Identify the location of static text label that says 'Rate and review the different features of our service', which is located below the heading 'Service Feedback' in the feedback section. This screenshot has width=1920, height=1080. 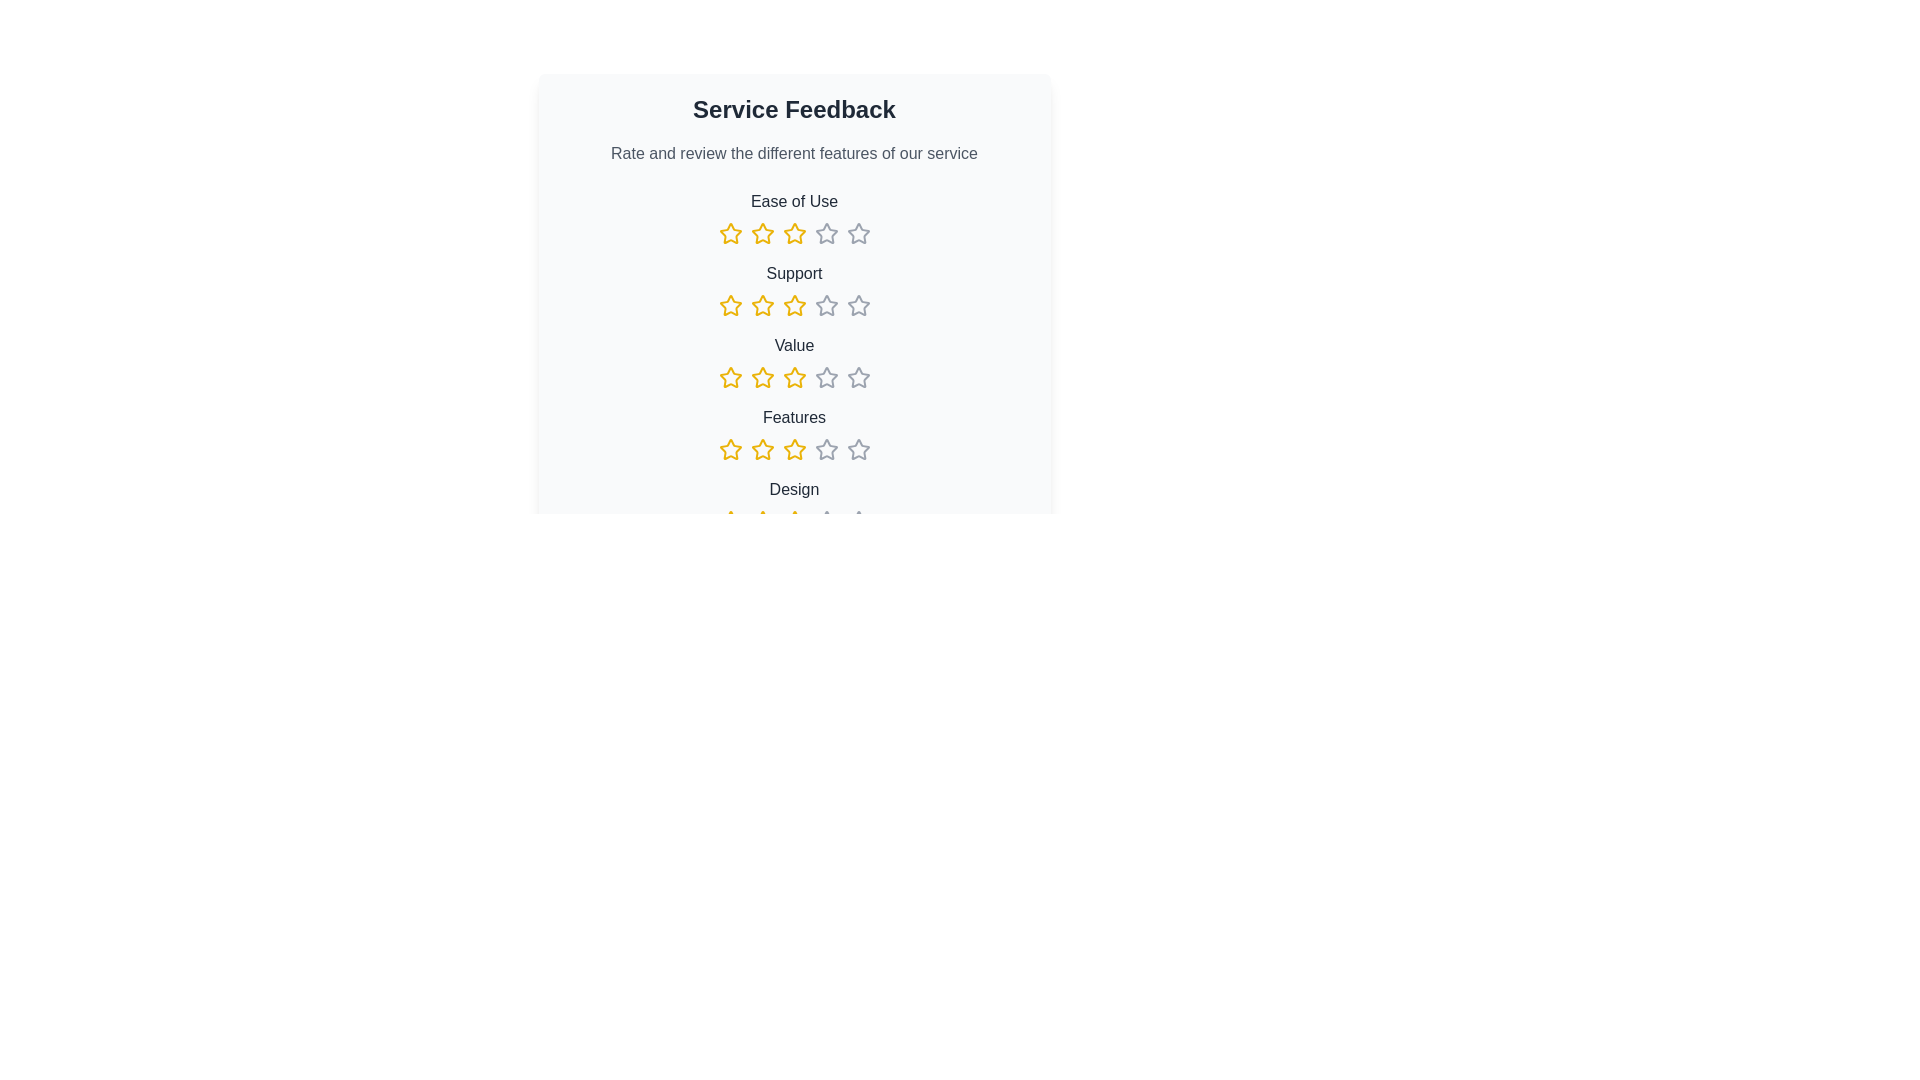
(793, 153).